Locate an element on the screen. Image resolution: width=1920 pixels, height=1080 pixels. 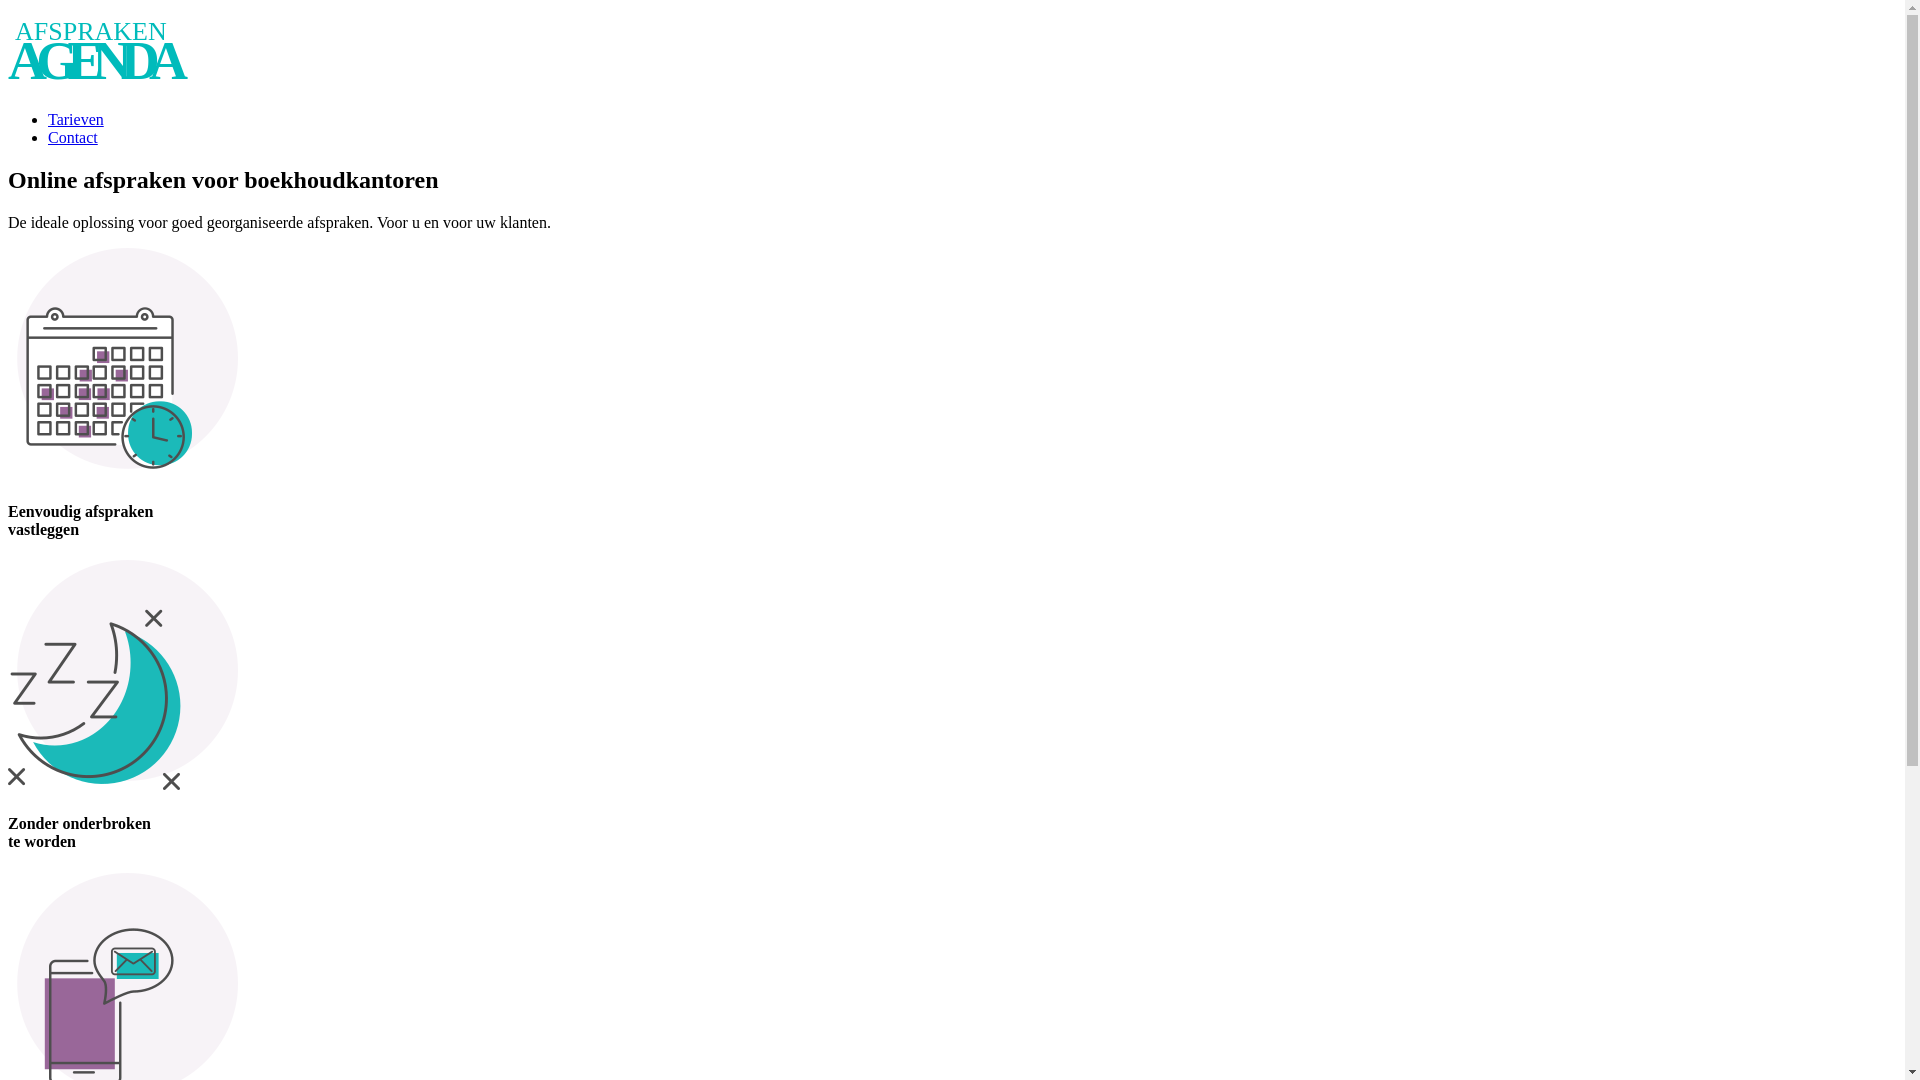
'Afsprakenagenda Afsprakenagenda is located at coordinates (107, 68).